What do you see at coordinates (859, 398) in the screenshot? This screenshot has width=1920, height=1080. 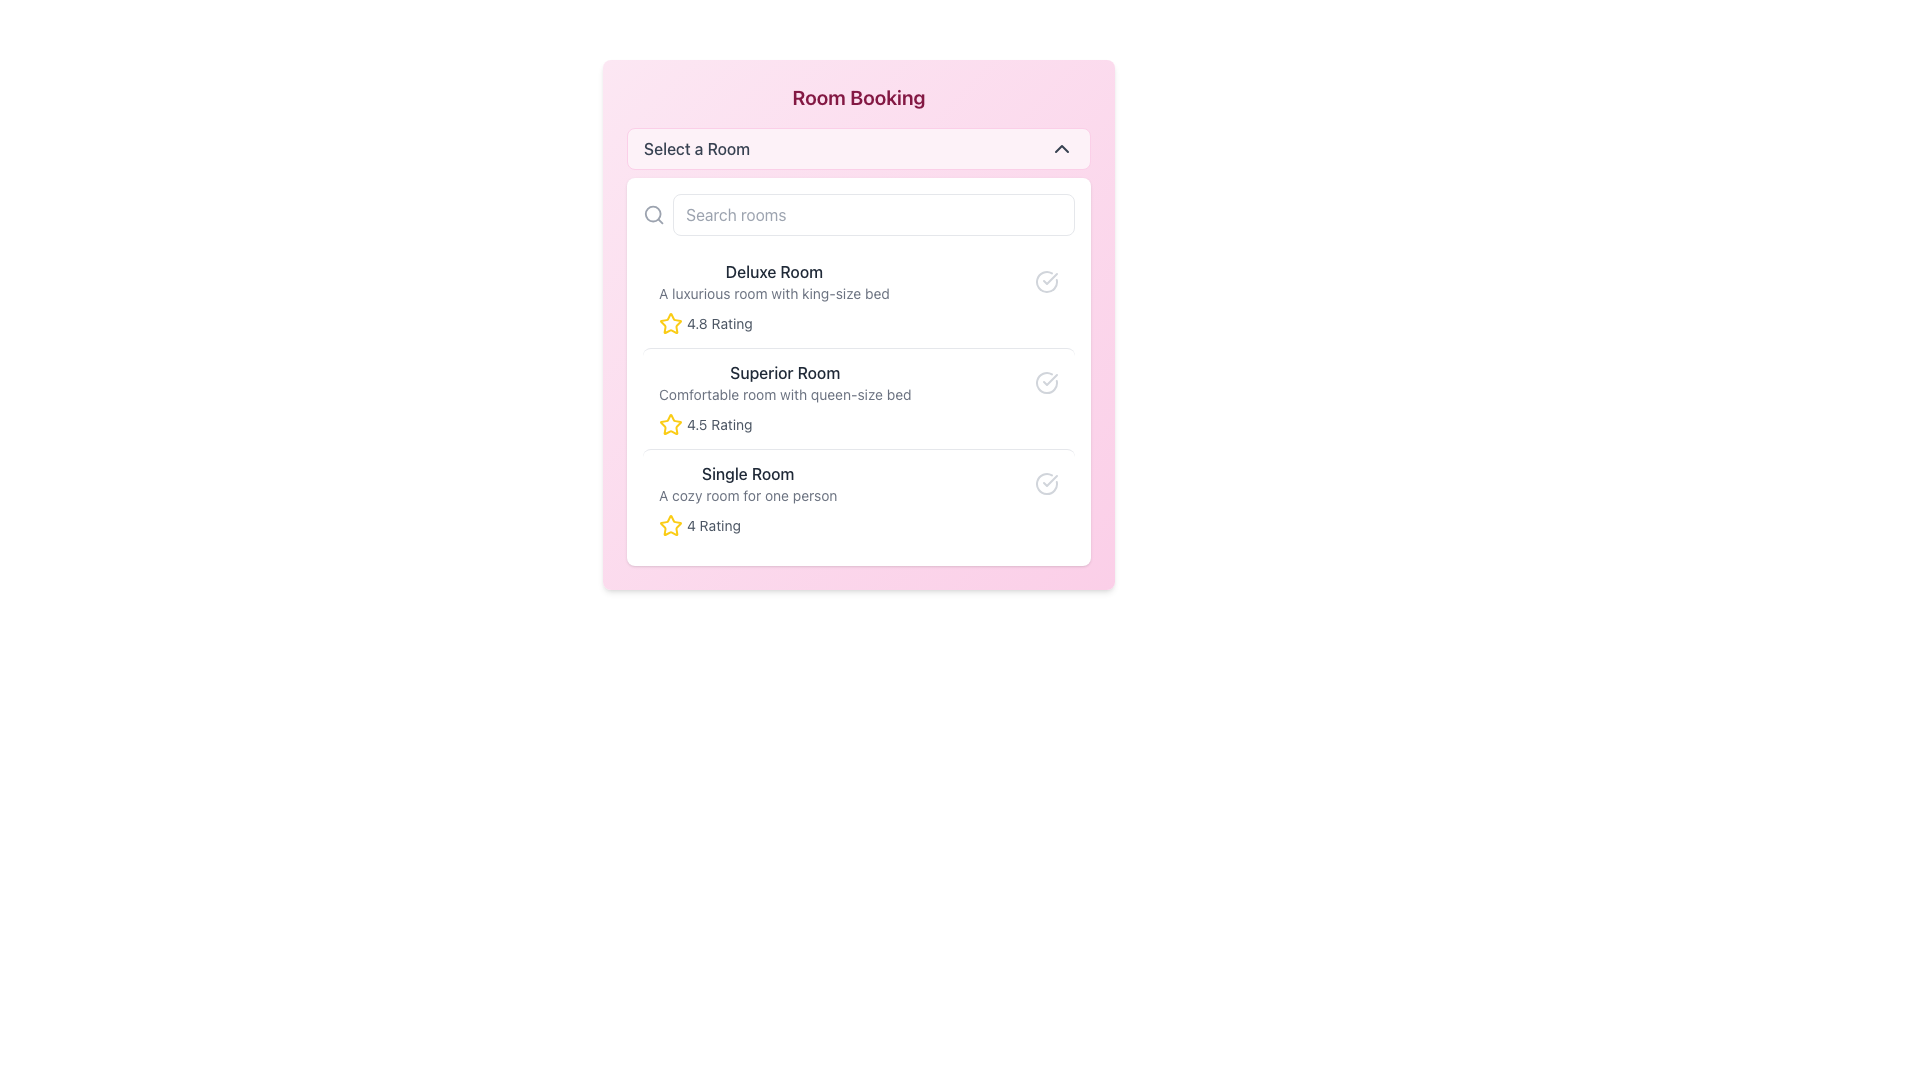 I see `the 'Superior Room' list item in the 'Room Booking' dialog, which is the second item in the vertical list of room options` at bounding box center [859, 398].